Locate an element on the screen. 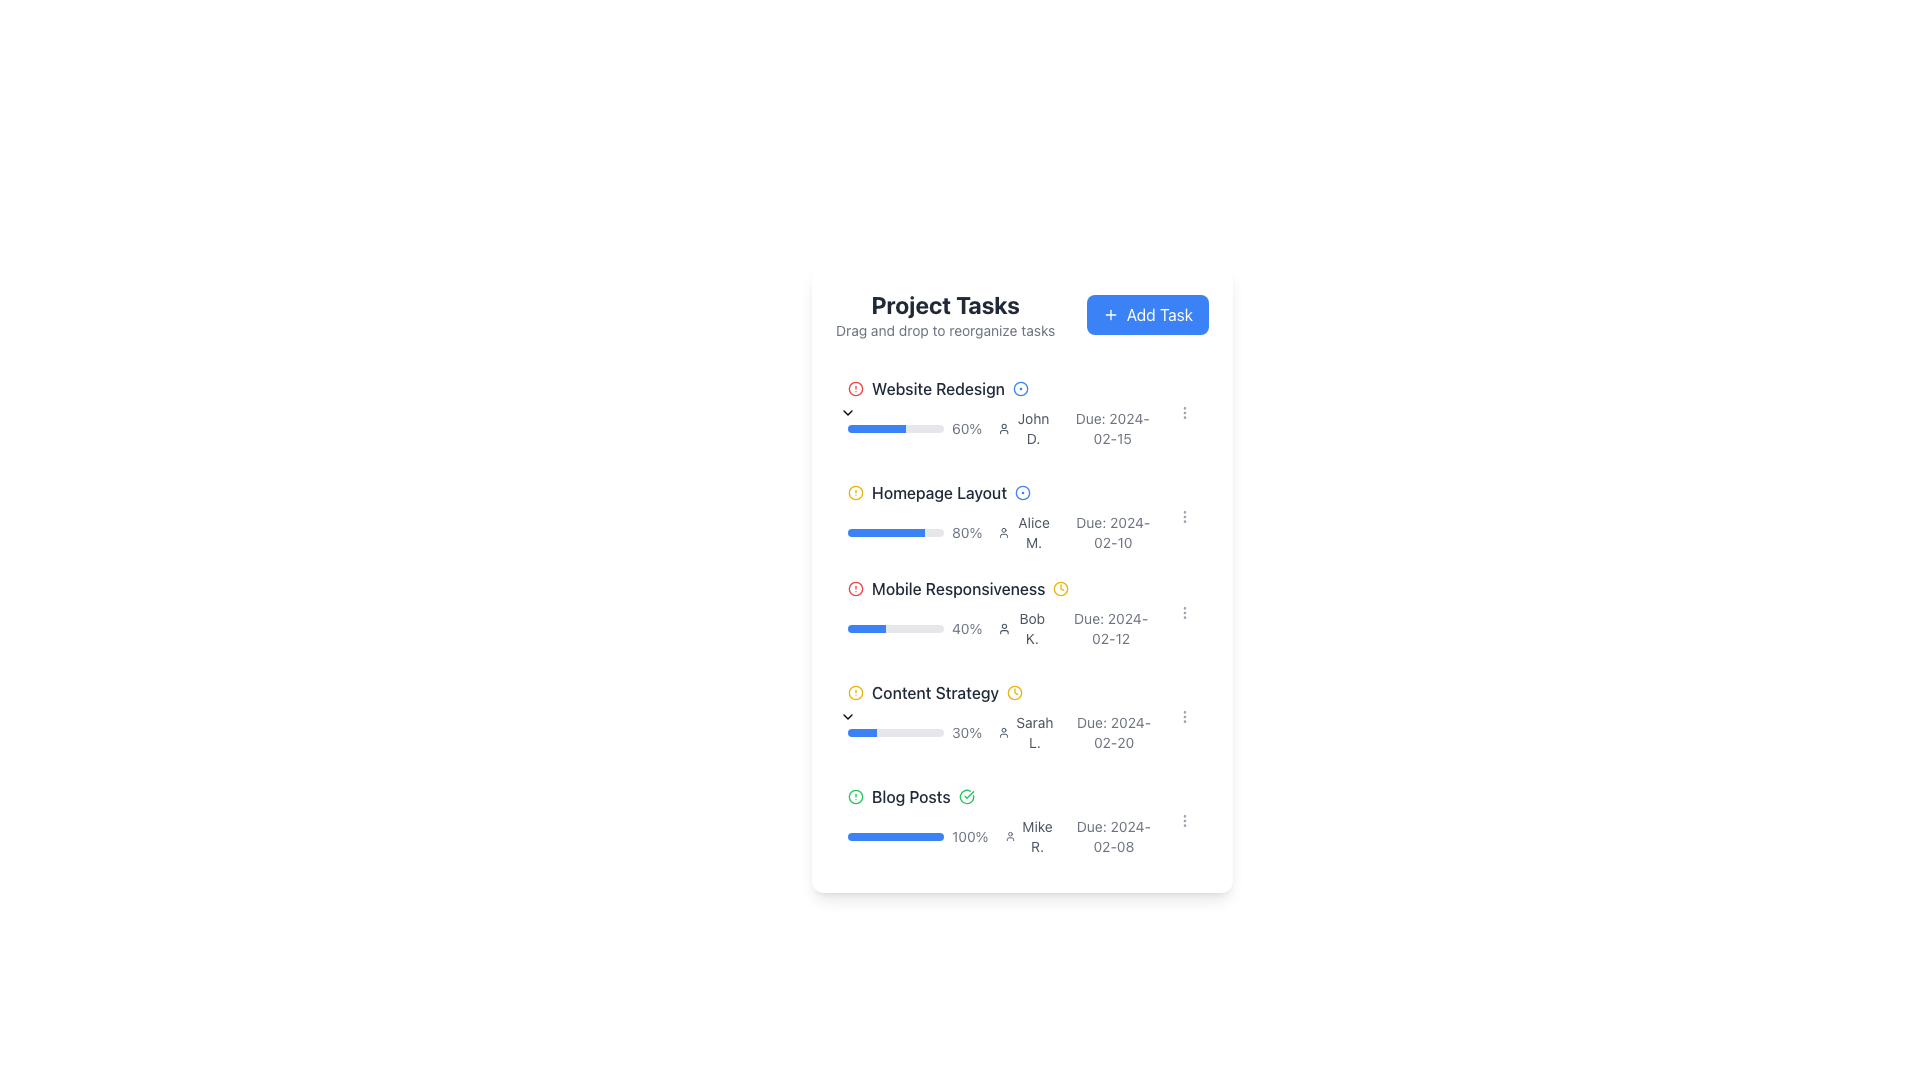  the label displaying '60%' in gray color, located to the right of the progress bar in the 'Website Redesign' task entry, situated in the second row is located at coordinates (967, 427).